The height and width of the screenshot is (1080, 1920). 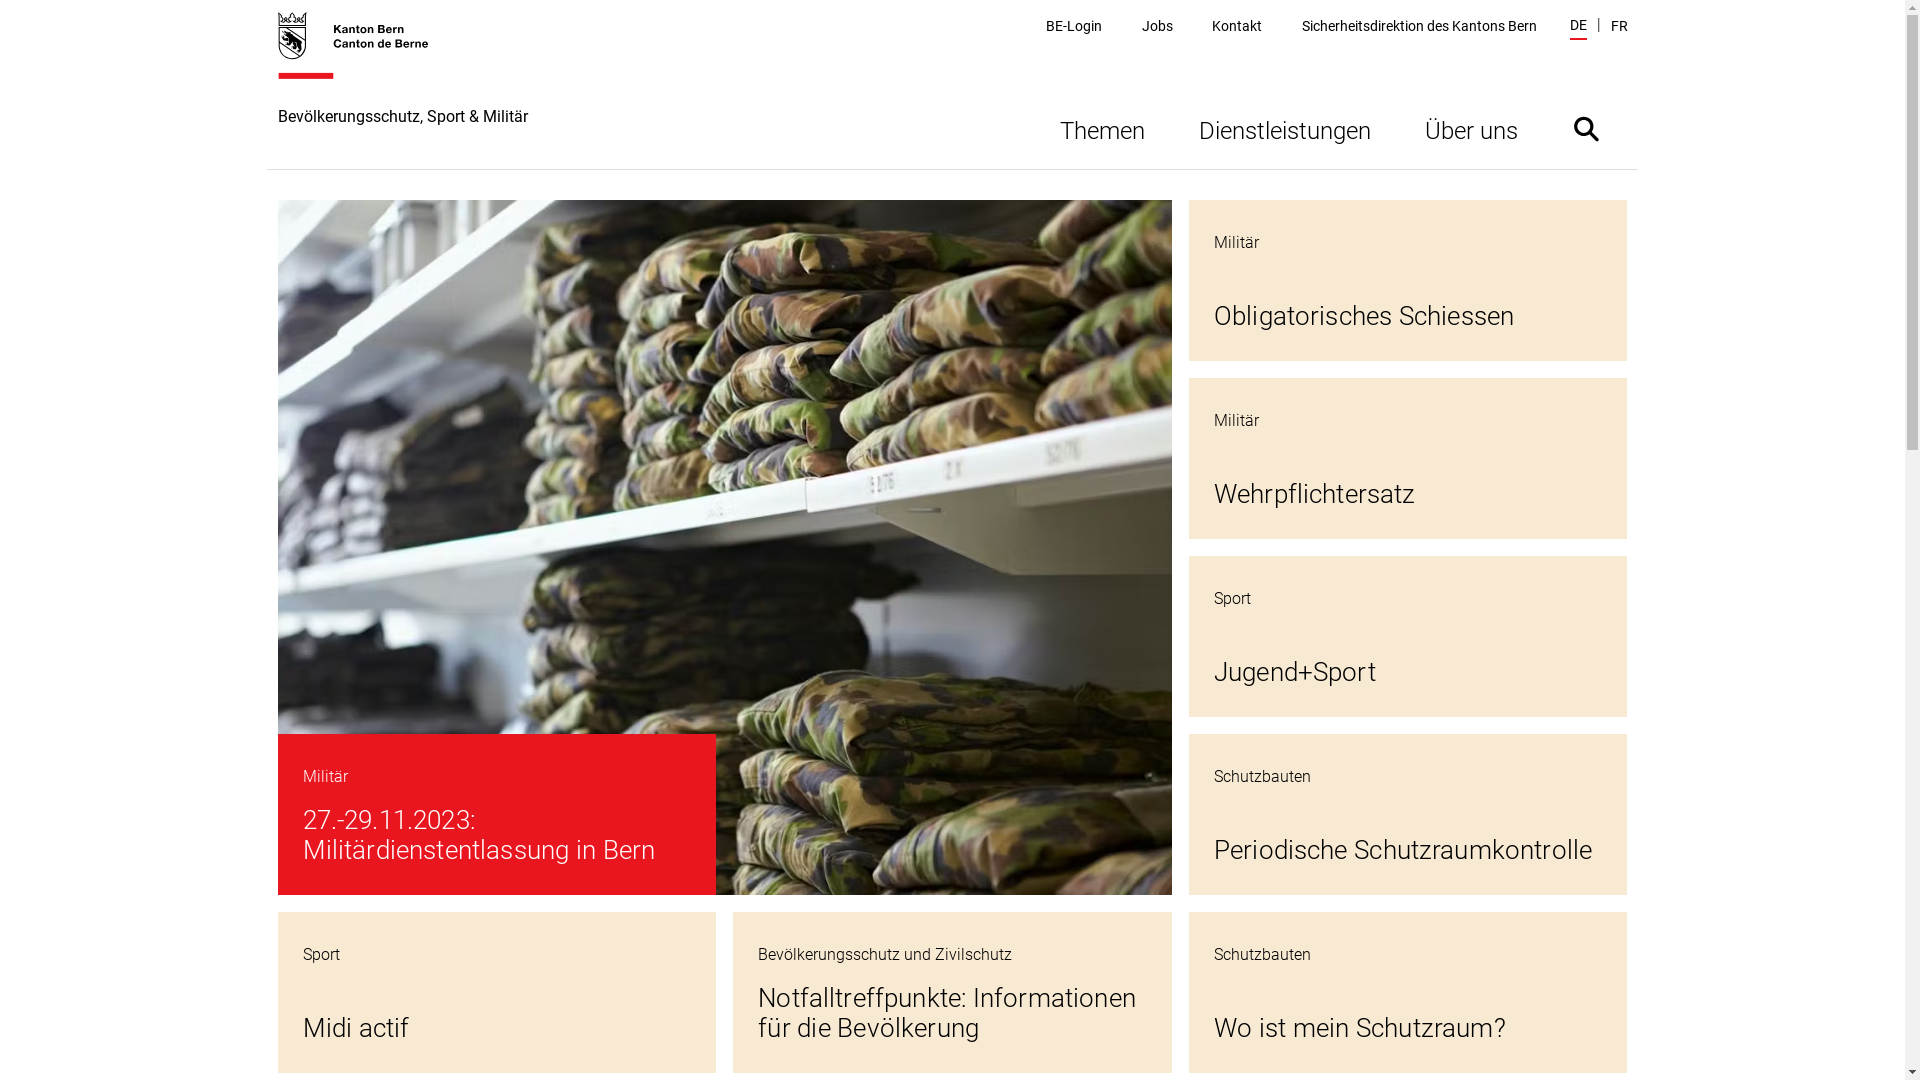 What do you see at coordinates (1157, 26) in the screenshot?
I see `'Jobs'` at bounding box center [1157, 26].